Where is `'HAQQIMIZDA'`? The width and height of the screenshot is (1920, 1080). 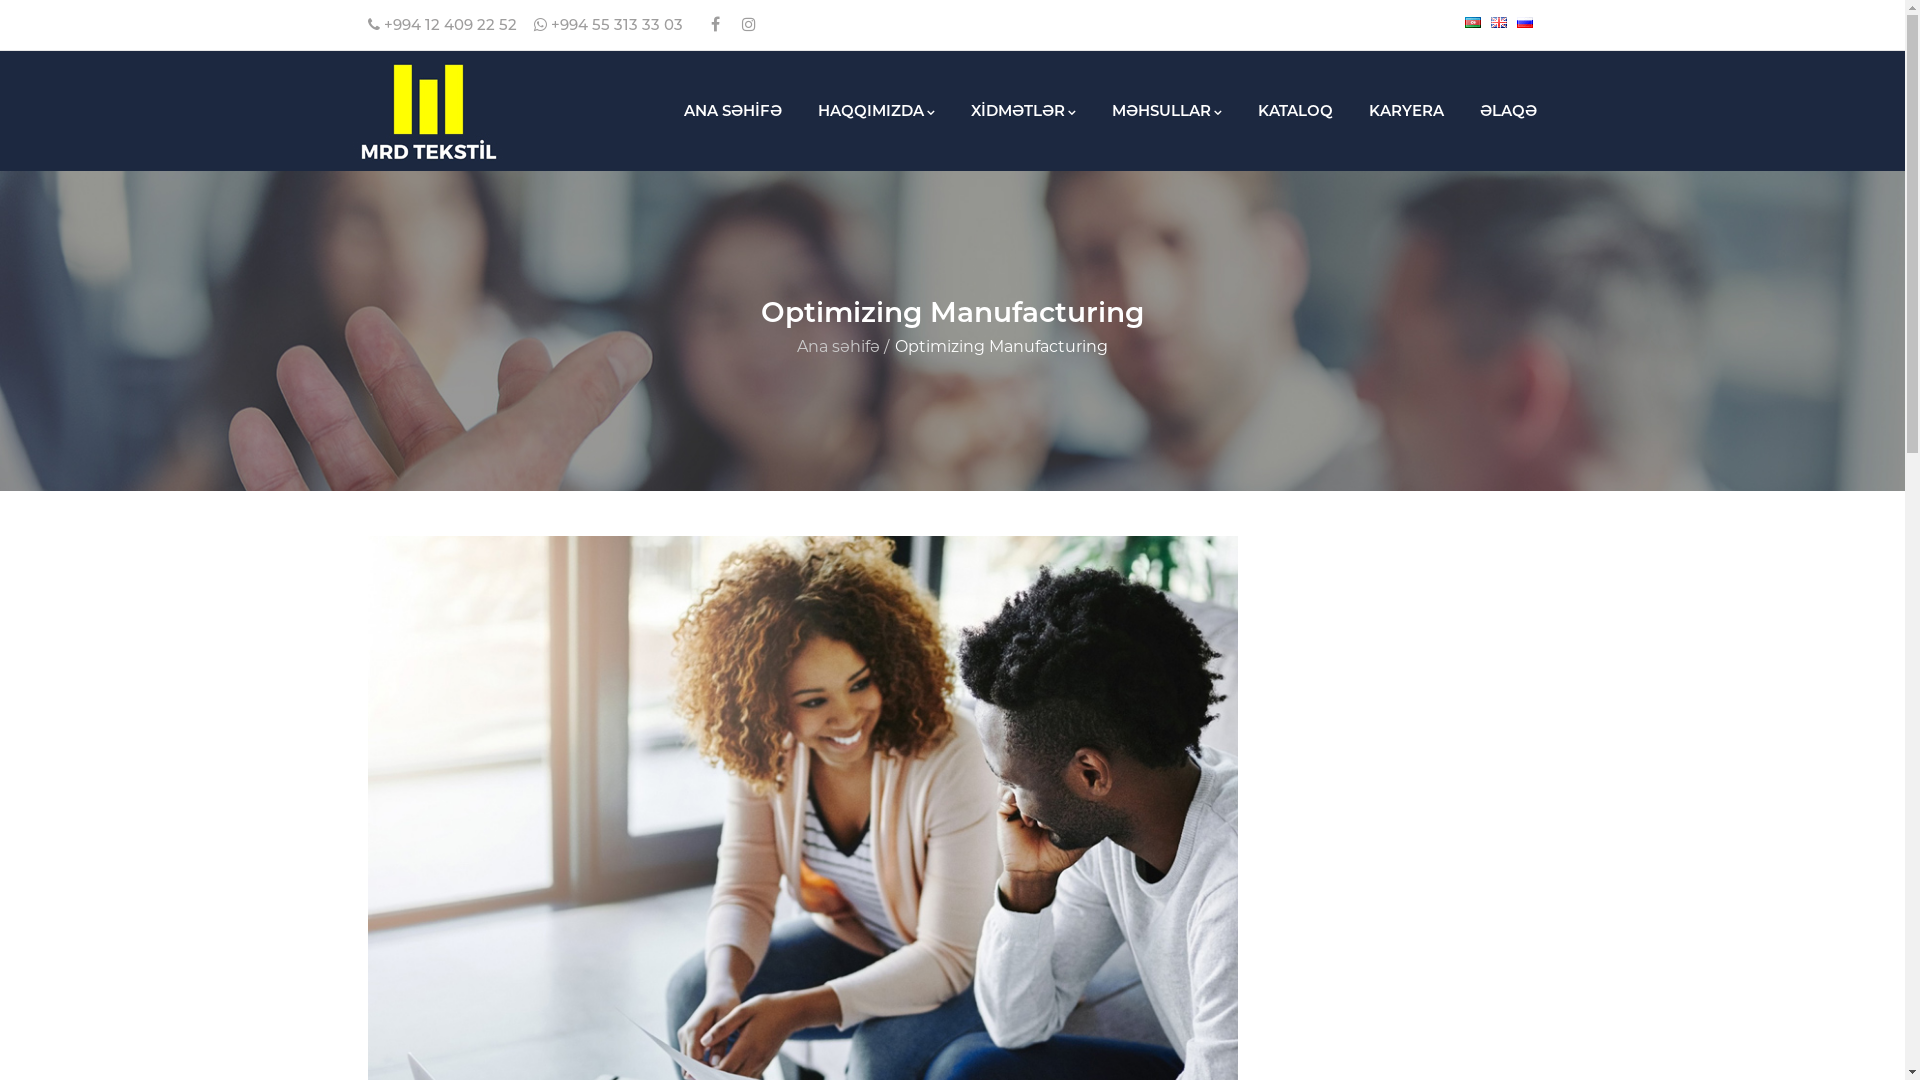 'HAQQIMIZDA' is located at coordinates (876, 111).